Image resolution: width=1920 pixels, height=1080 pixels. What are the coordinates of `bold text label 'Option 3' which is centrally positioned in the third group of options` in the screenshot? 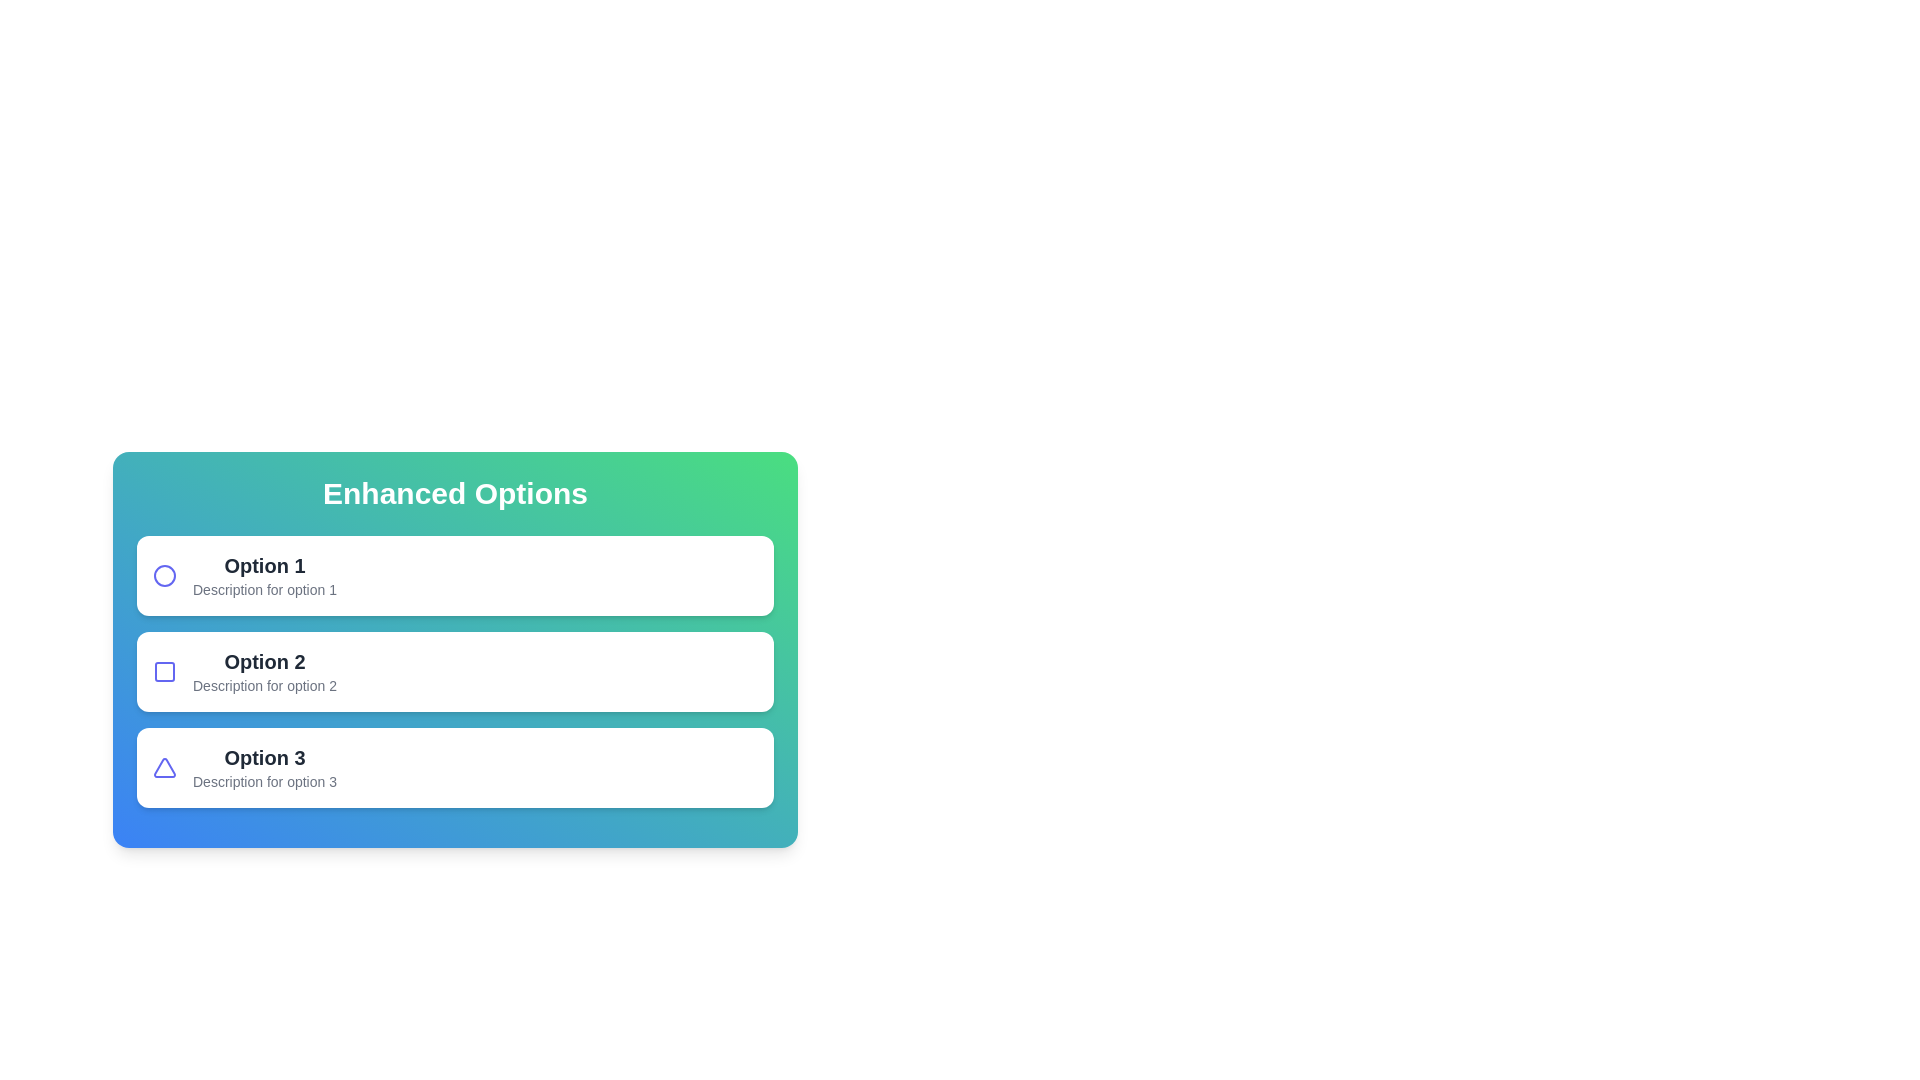 It's located at (263, 758).